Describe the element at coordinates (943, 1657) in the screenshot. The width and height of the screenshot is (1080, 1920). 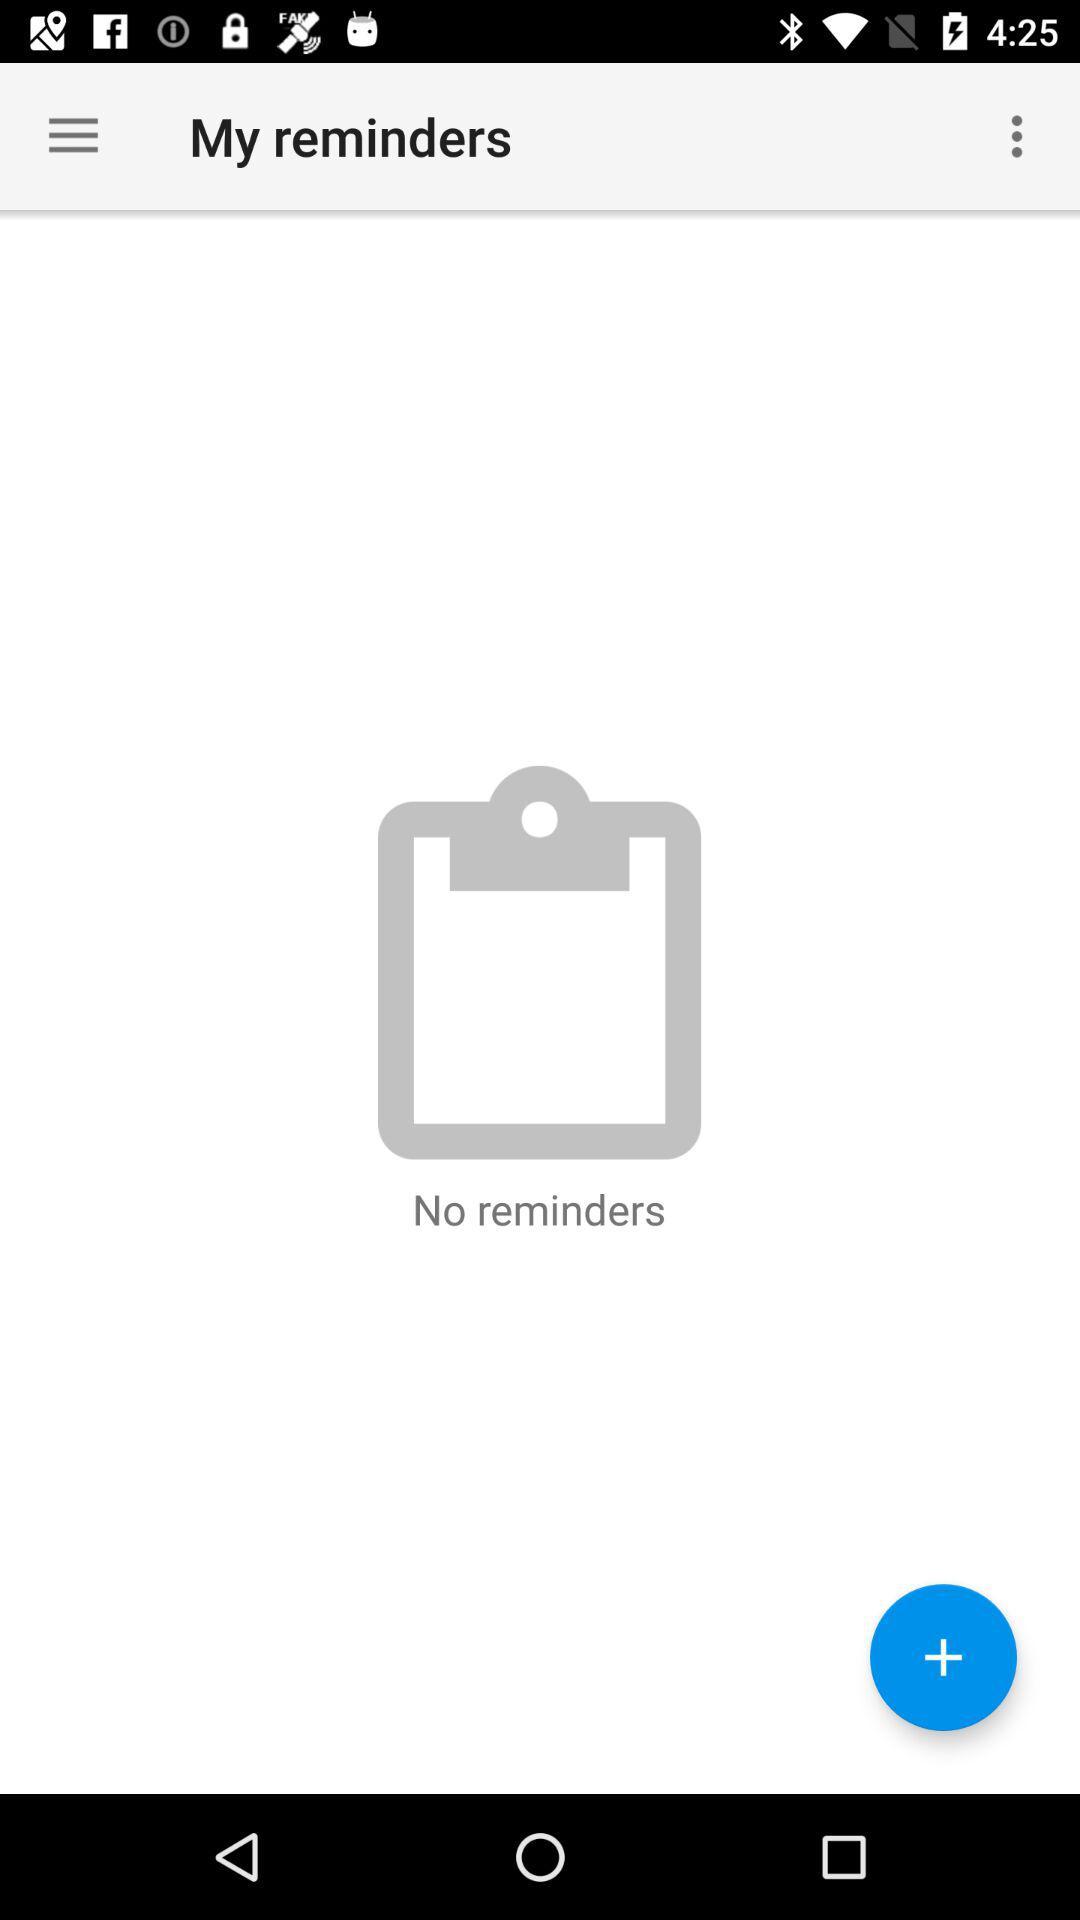
I see `a reminder` at that location.